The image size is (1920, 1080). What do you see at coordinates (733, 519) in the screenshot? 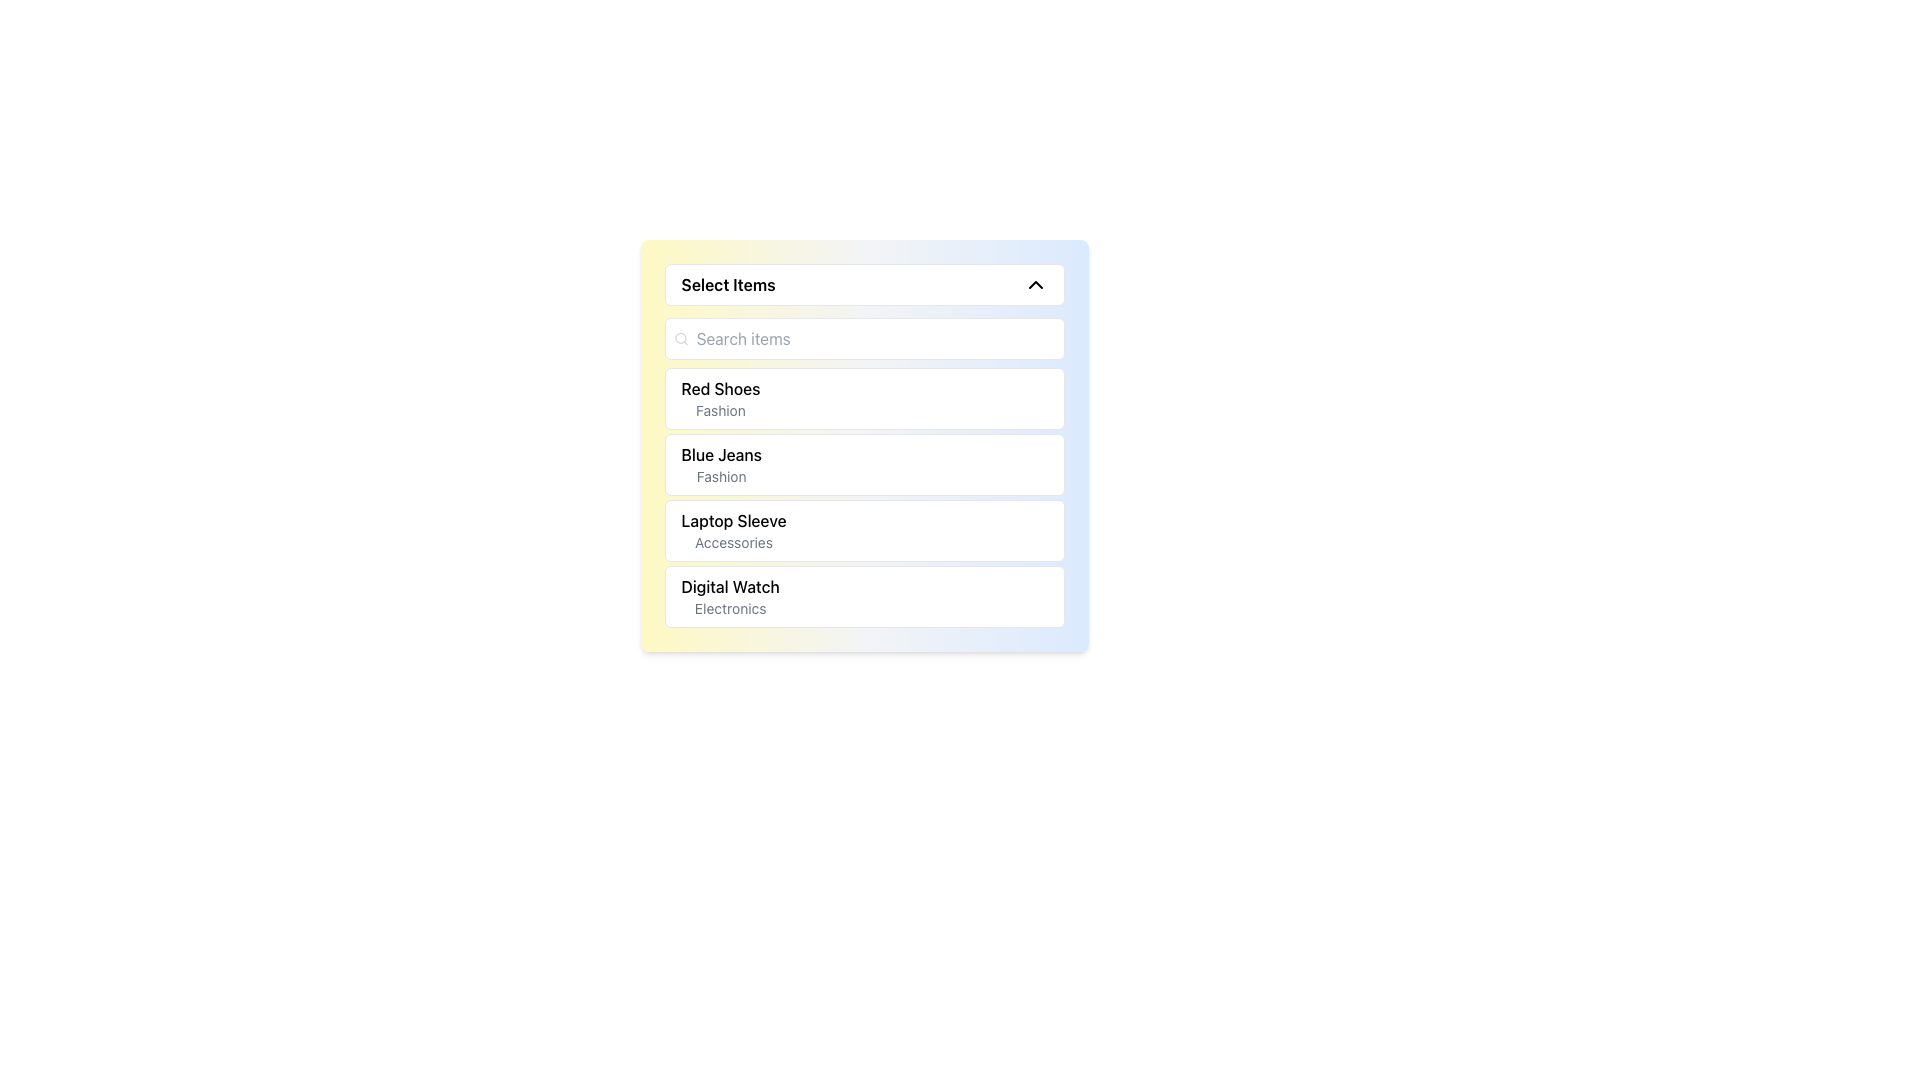
I see `the text label identifying the item titled 'Laptop Sleeve' in the list of selectable items under the header 'Select Items.'` at bounding box center [733, 519].